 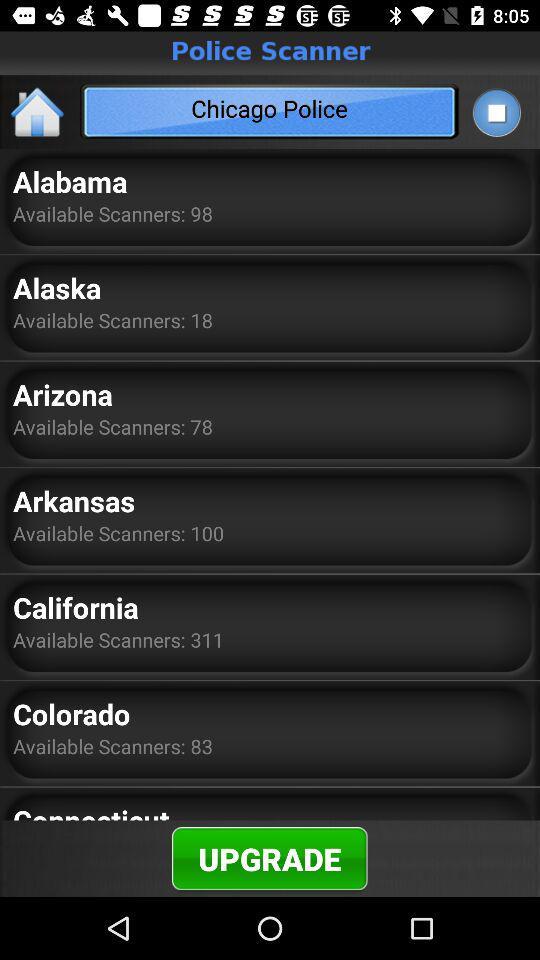 What do you see at coordinates (38, 111) in the screenshot?
I see `the home icon` at bounding box center [38, 111].